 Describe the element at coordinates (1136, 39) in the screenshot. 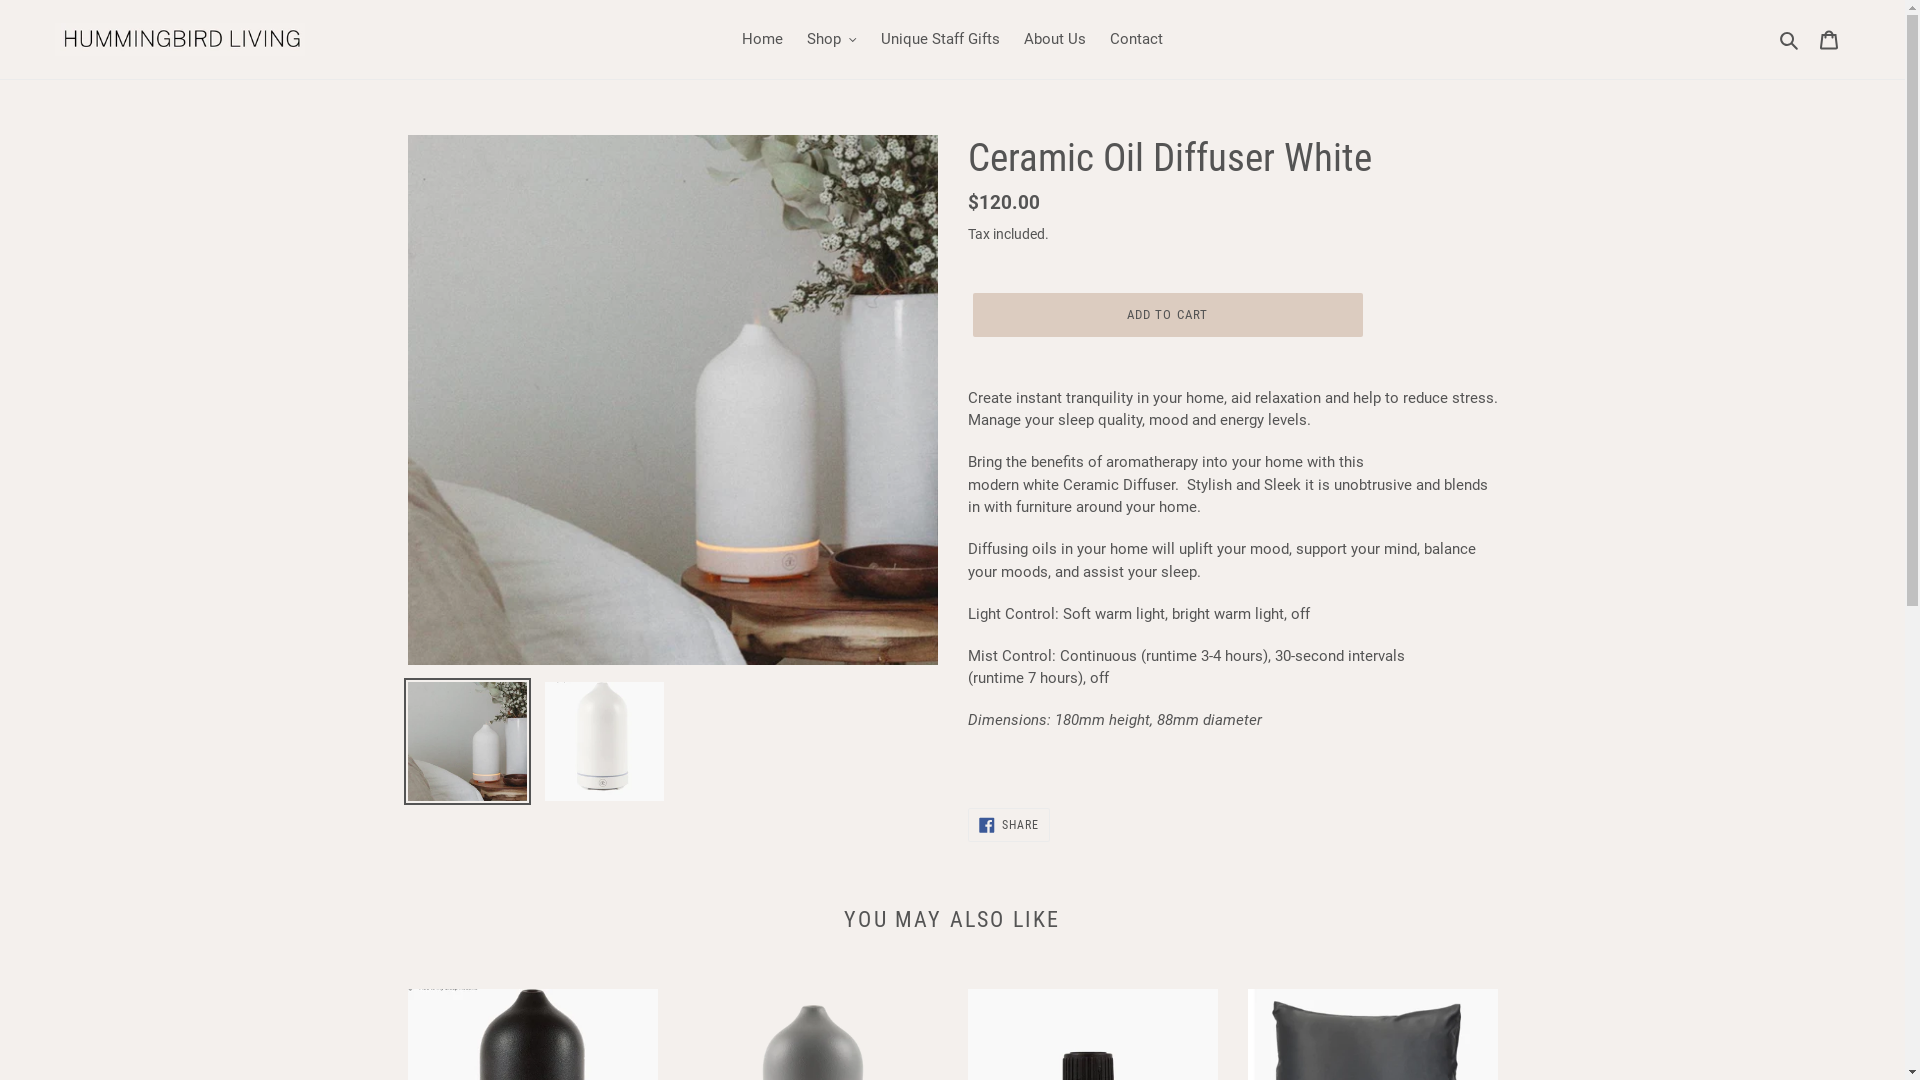

I see `'Contact'` at that location.